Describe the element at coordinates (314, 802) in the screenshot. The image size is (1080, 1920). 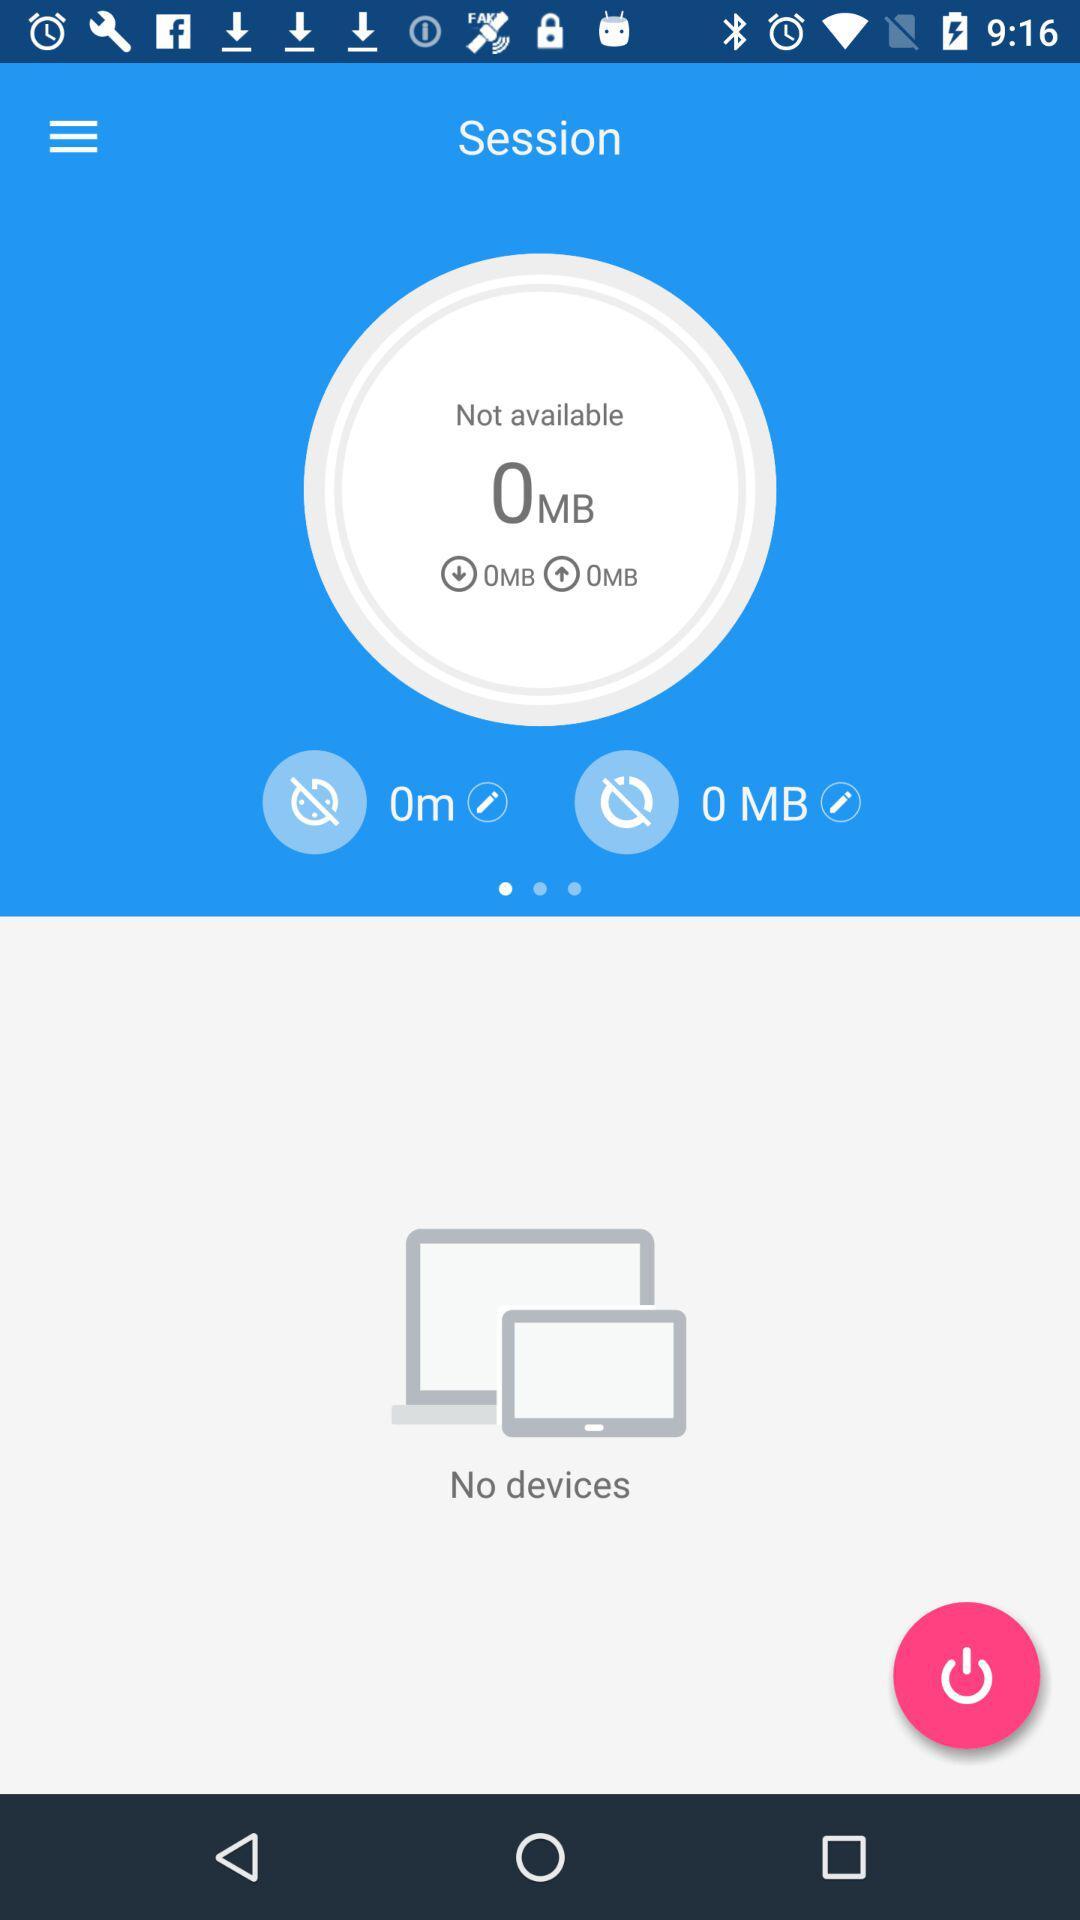
I see `relode` at that location.